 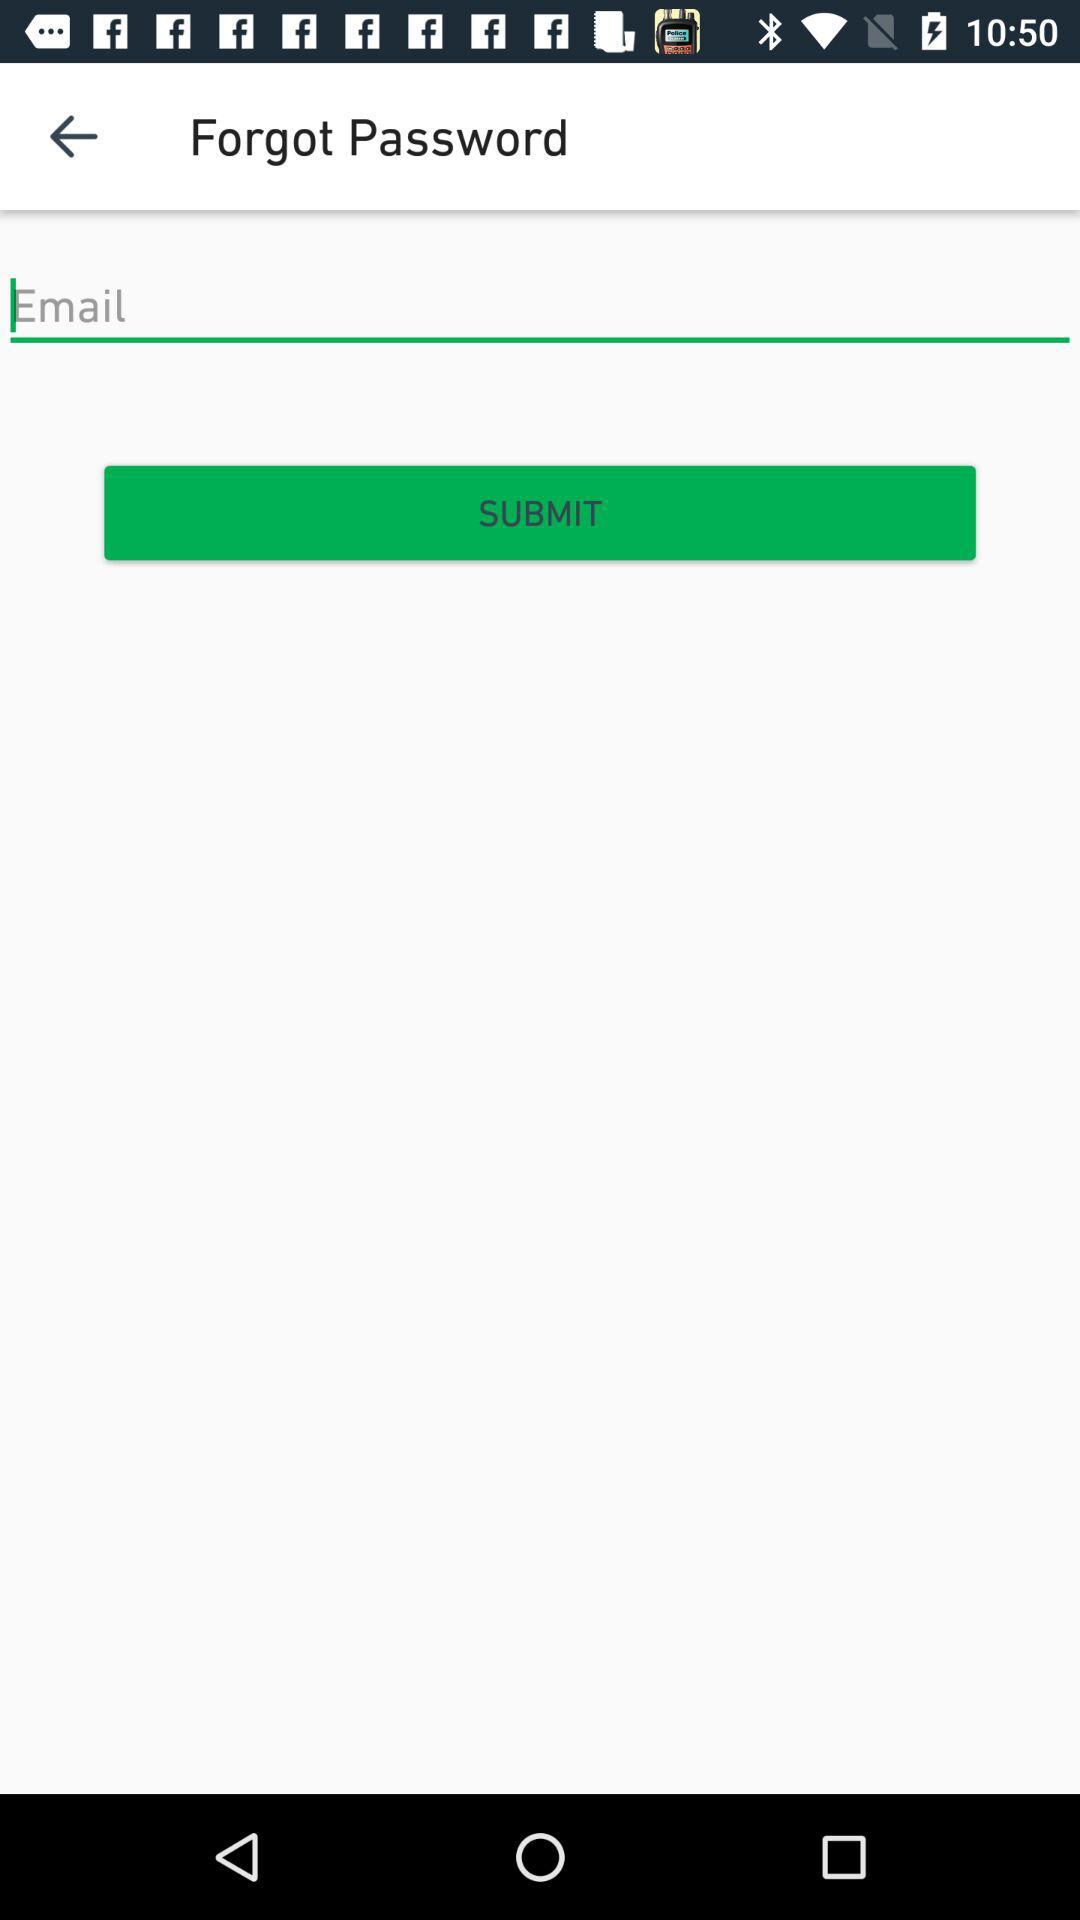 What do you see at coordinates (72, 135) in the screenshot?
I see `the item at the top left corner` at bounding box center [72, 135].